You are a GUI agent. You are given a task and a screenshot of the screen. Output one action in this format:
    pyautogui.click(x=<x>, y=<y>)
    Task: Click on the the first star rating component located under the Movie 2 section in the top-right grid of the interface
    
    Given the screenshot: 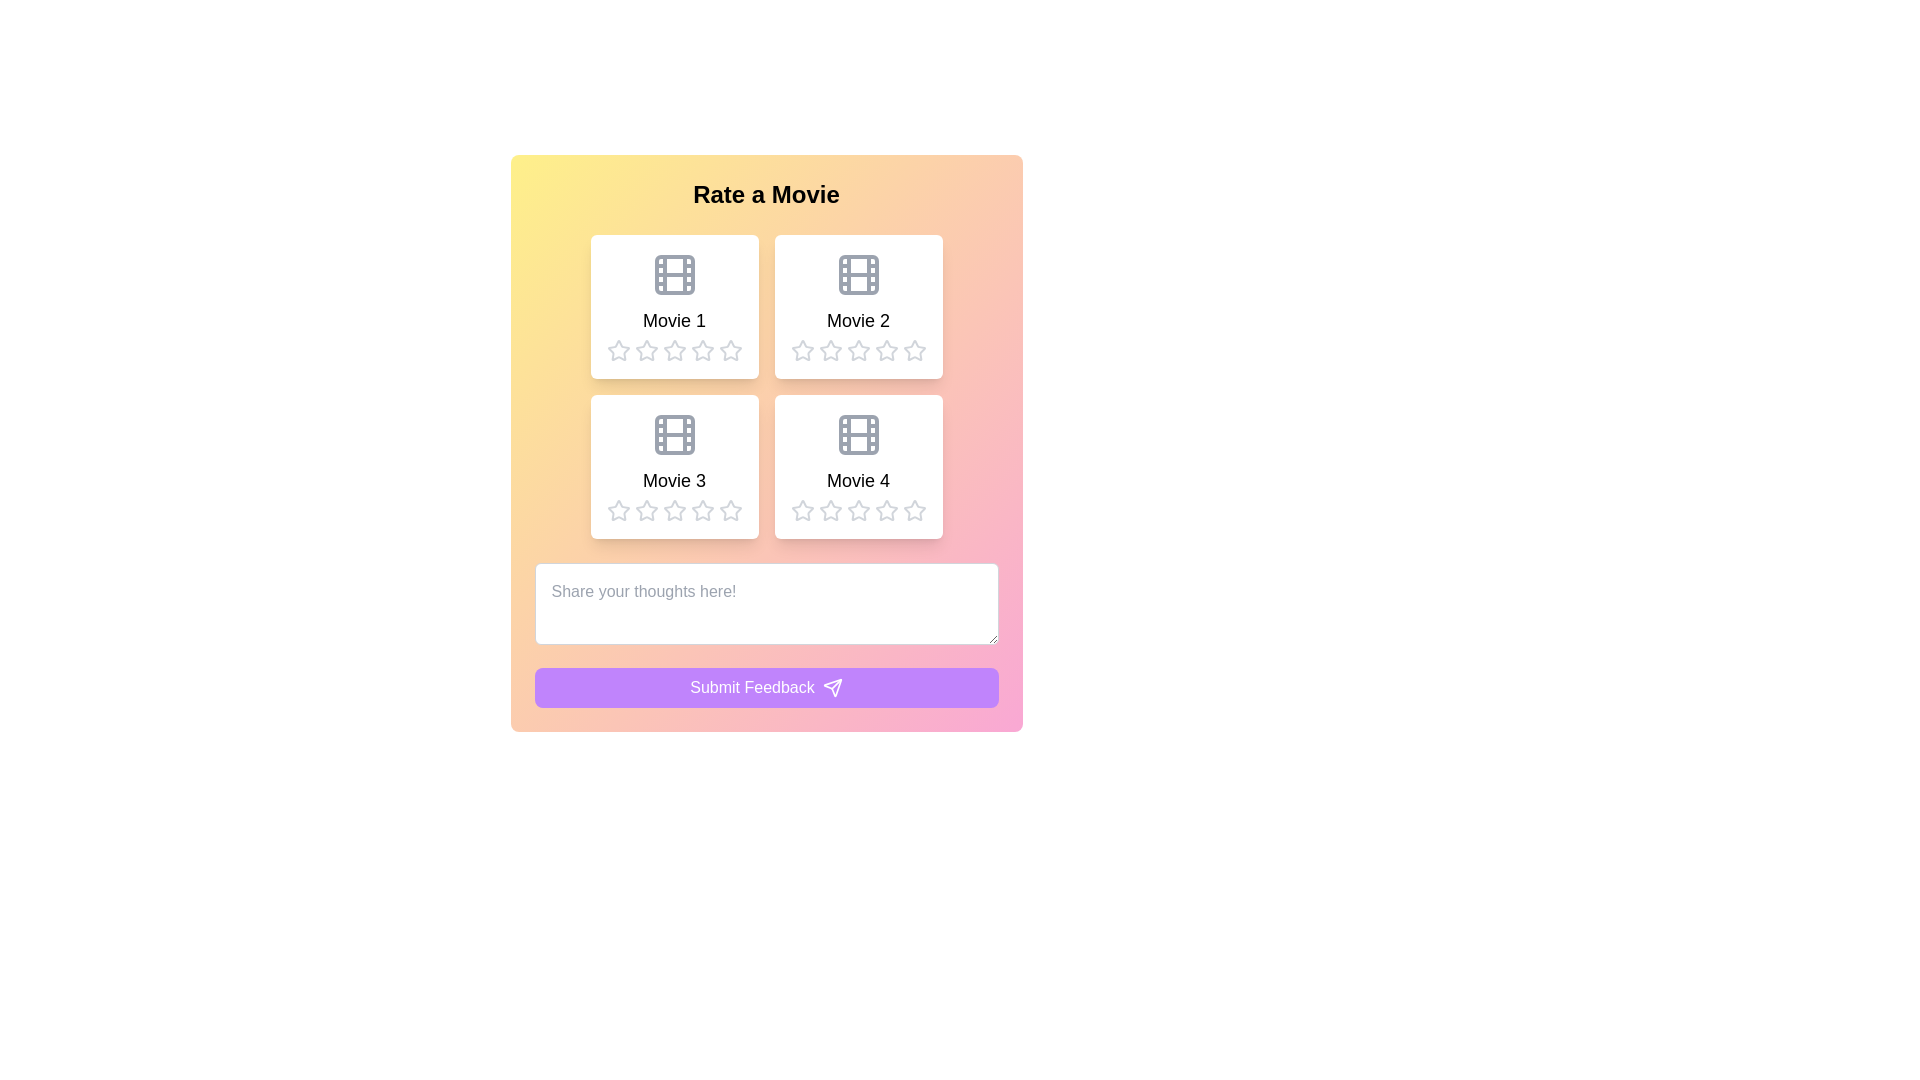 What is the action you would take?
    pyautogui.click(x=802, y=349)
    